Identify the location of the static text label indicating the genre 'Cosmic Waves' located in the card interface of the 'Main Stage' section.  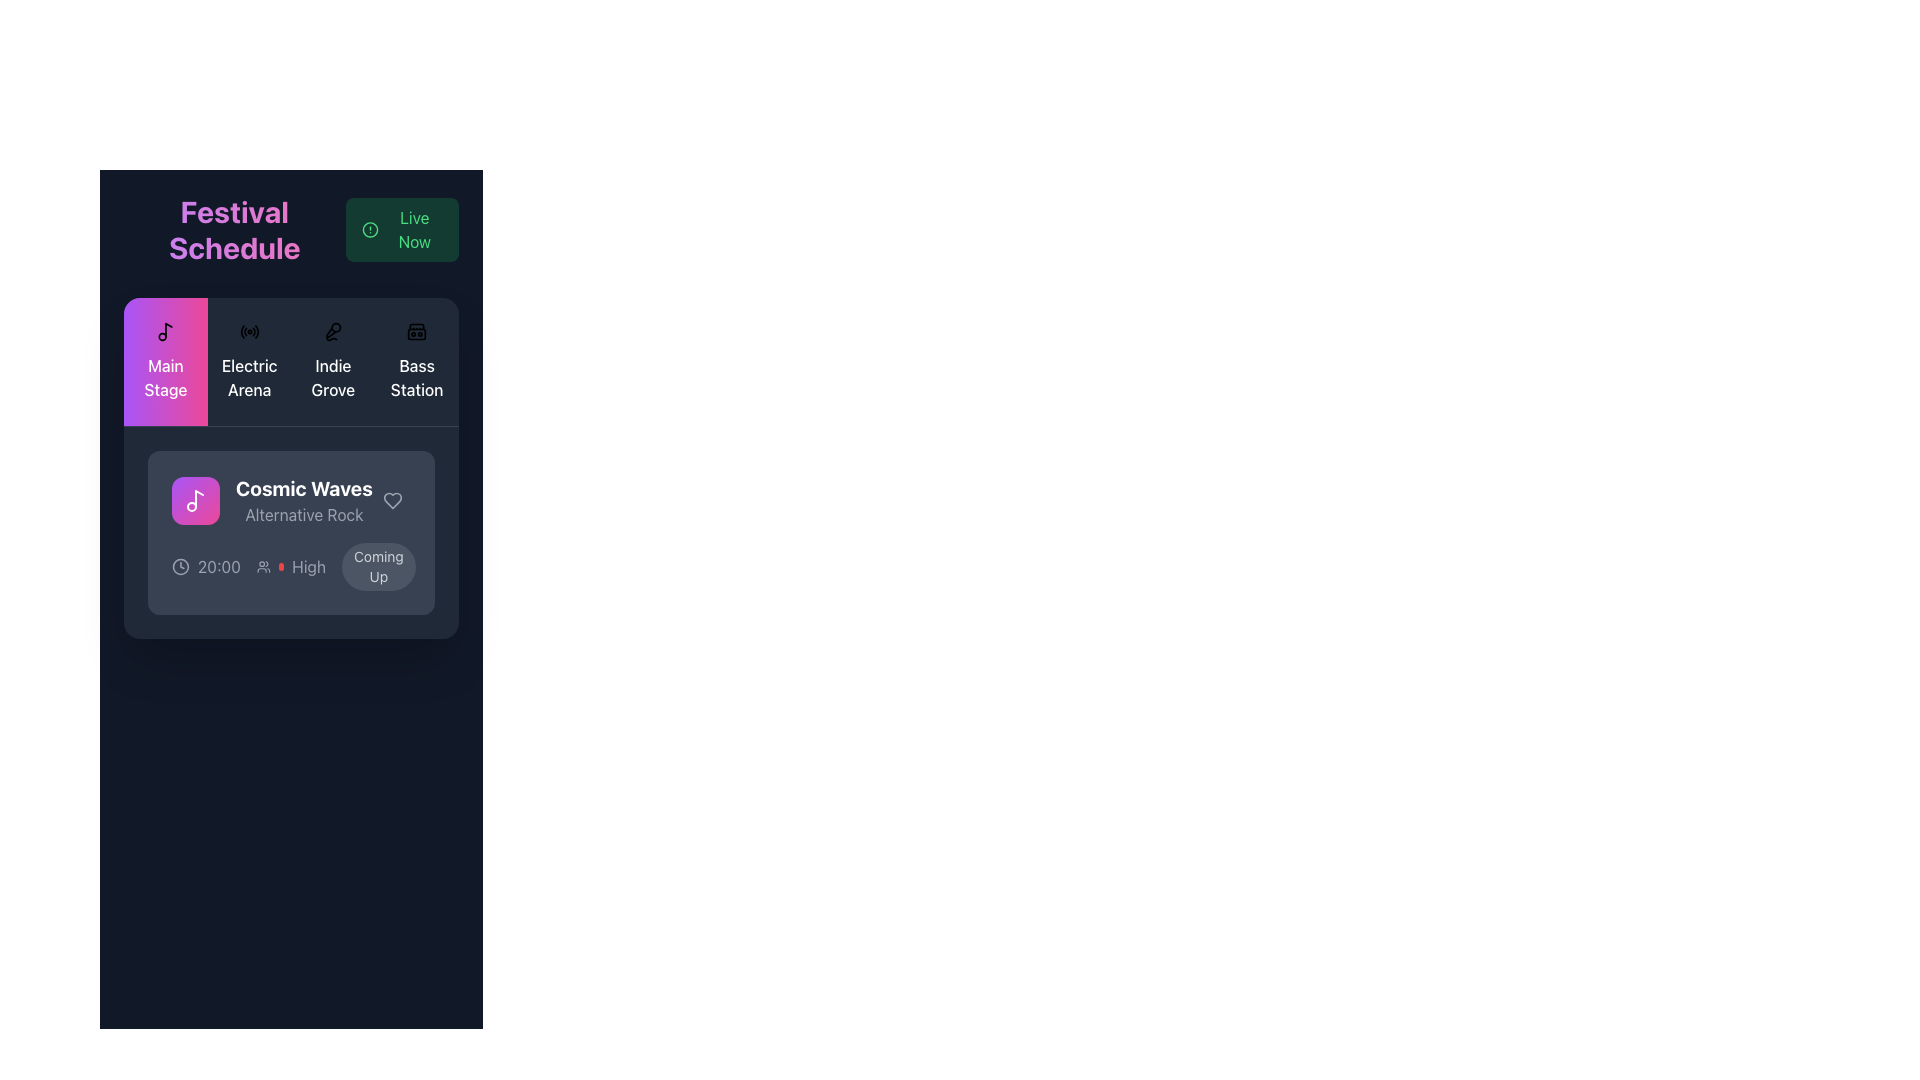
(303, 514).